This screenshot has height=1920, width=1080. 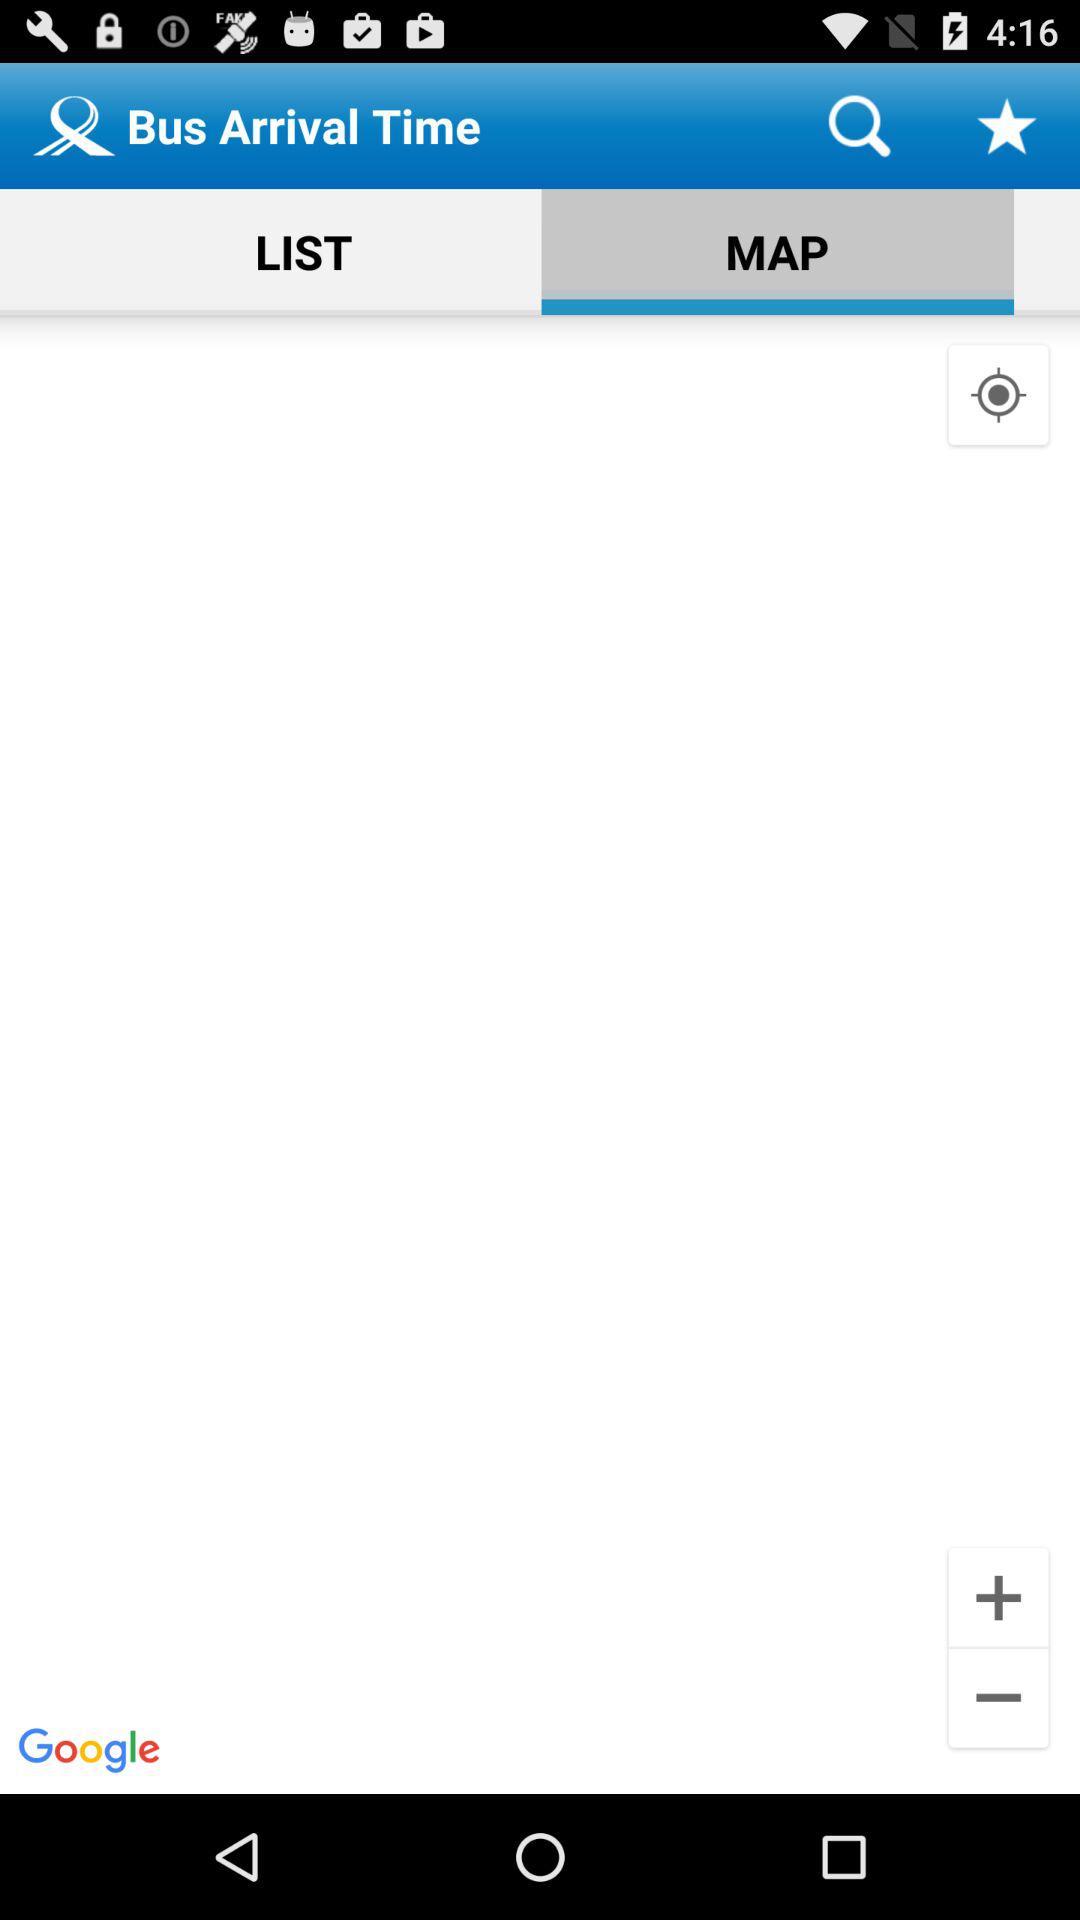 I want to click on icon above the map app, so click(x=858, y=124).